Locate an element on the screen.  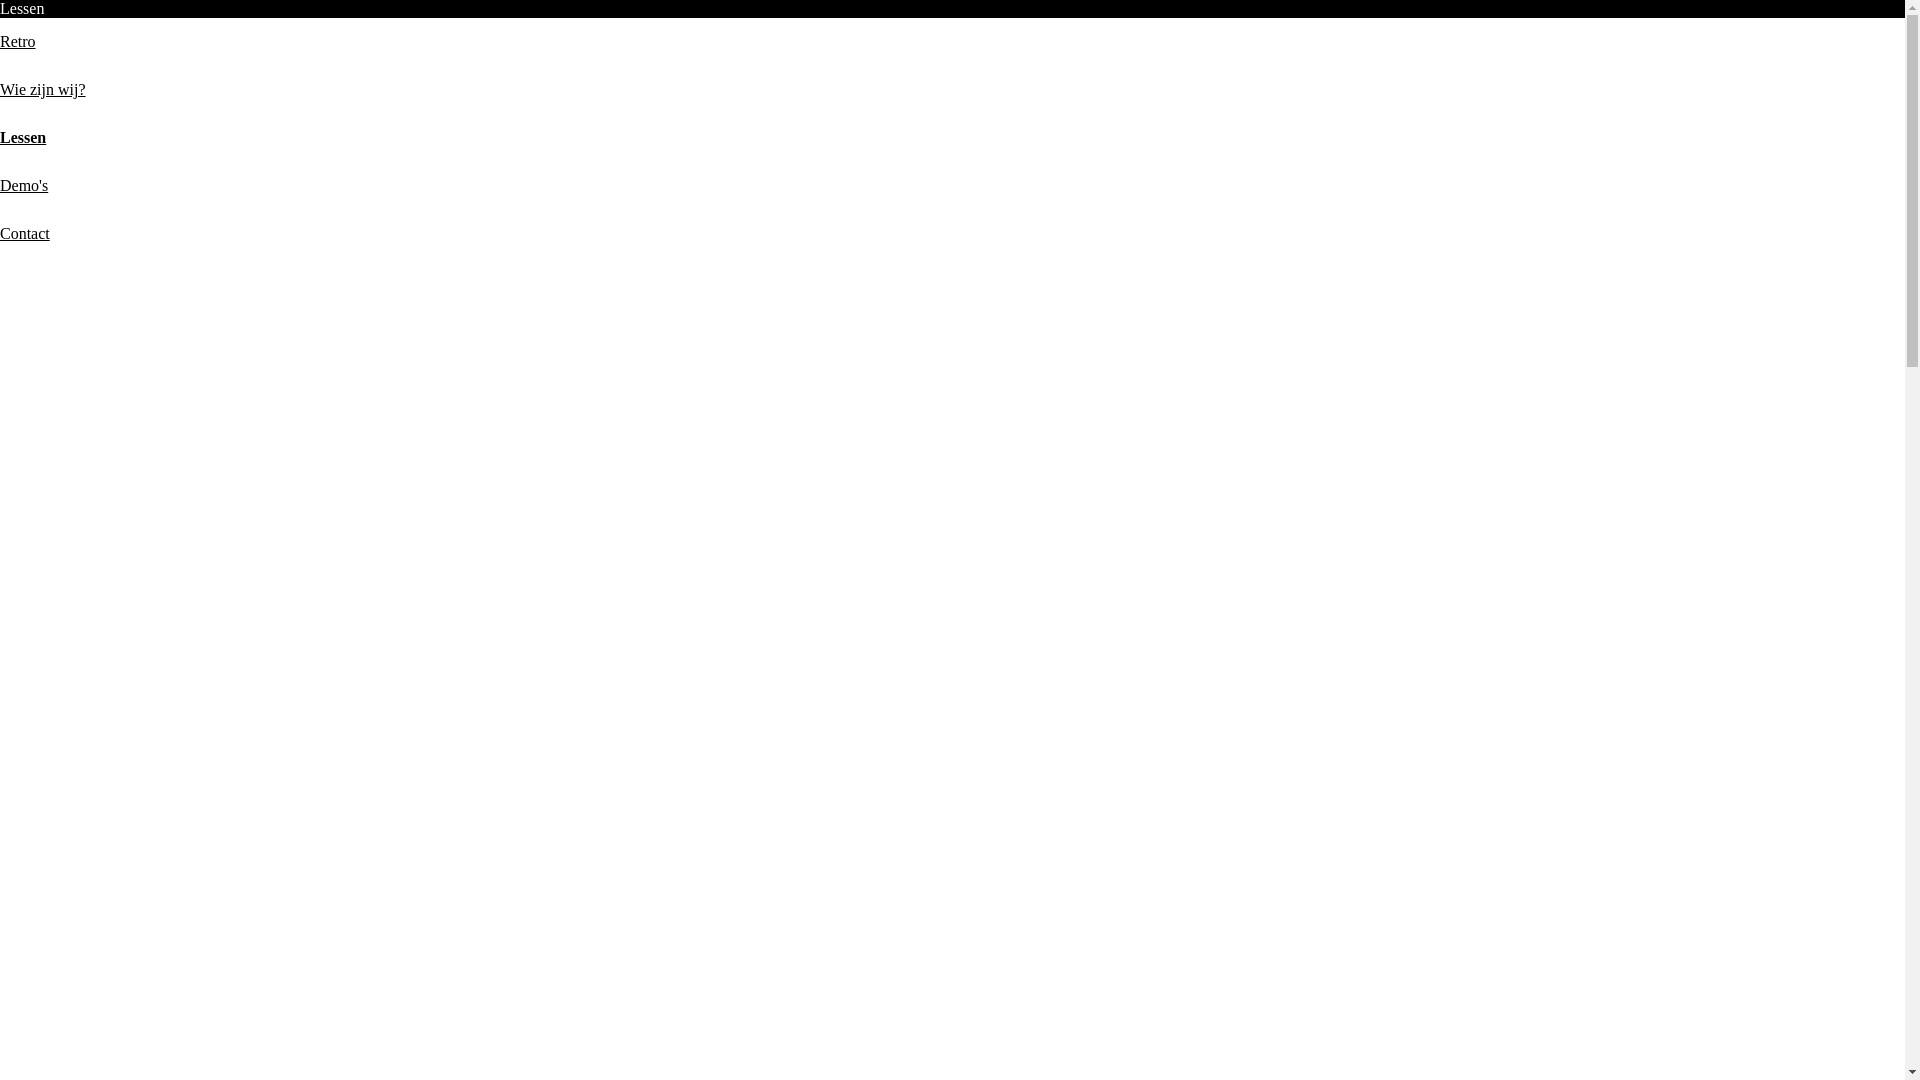
'Contact' is located at coordinates (24, 232).